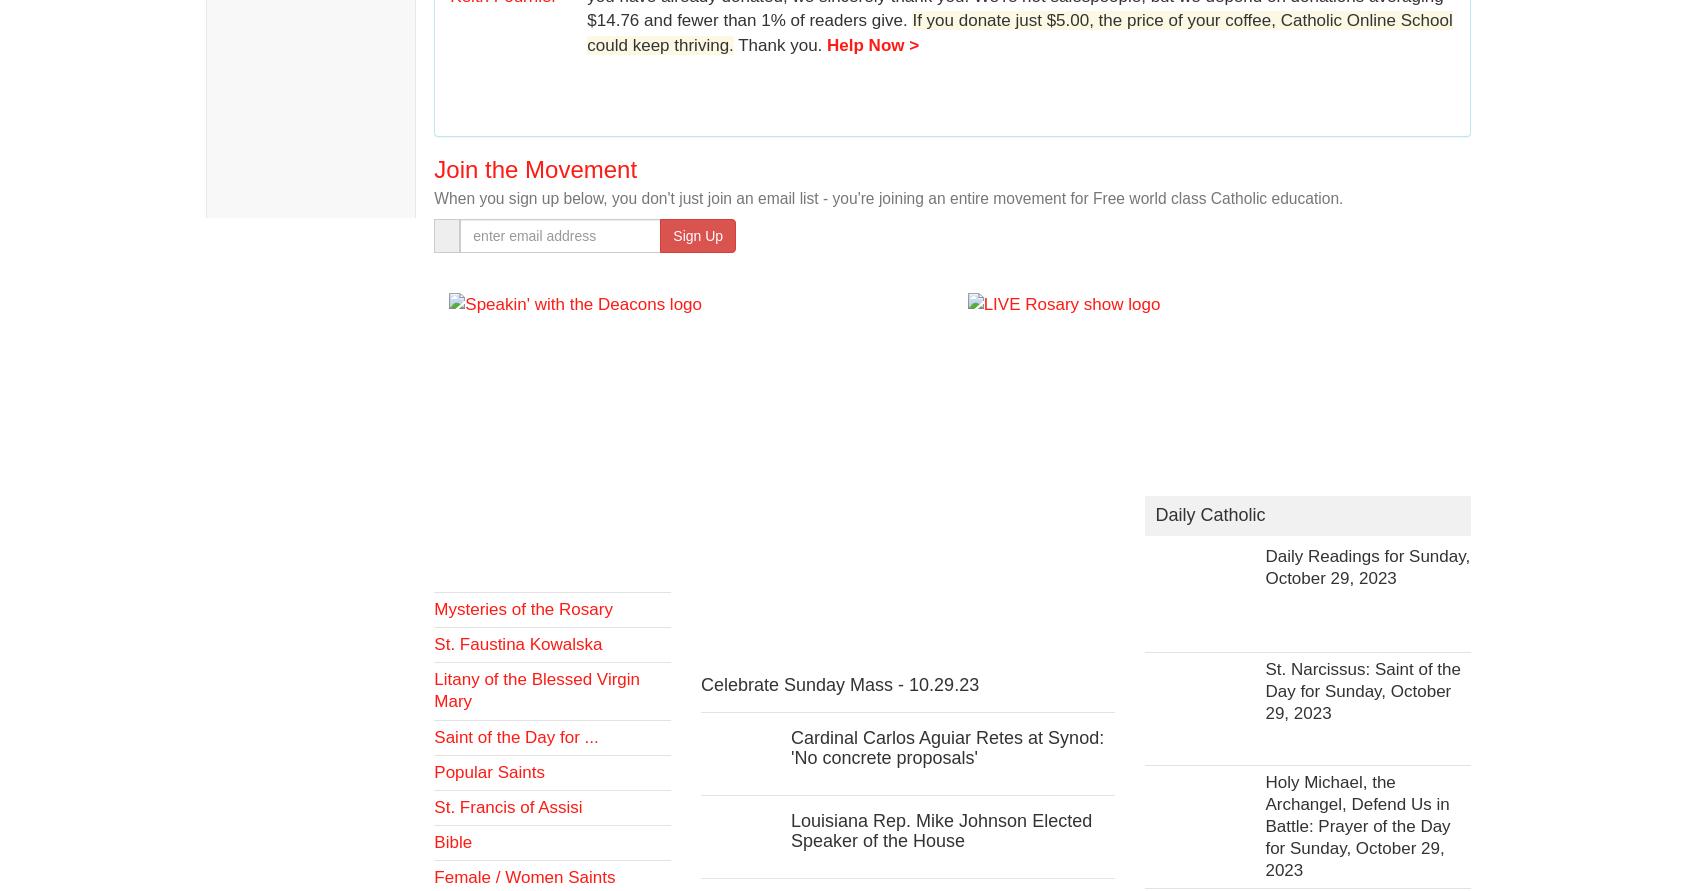  What do you see at coordinates (487, 771) in the screenshot?
I see `'Popular Saints'` at bounding box center [487, 771].